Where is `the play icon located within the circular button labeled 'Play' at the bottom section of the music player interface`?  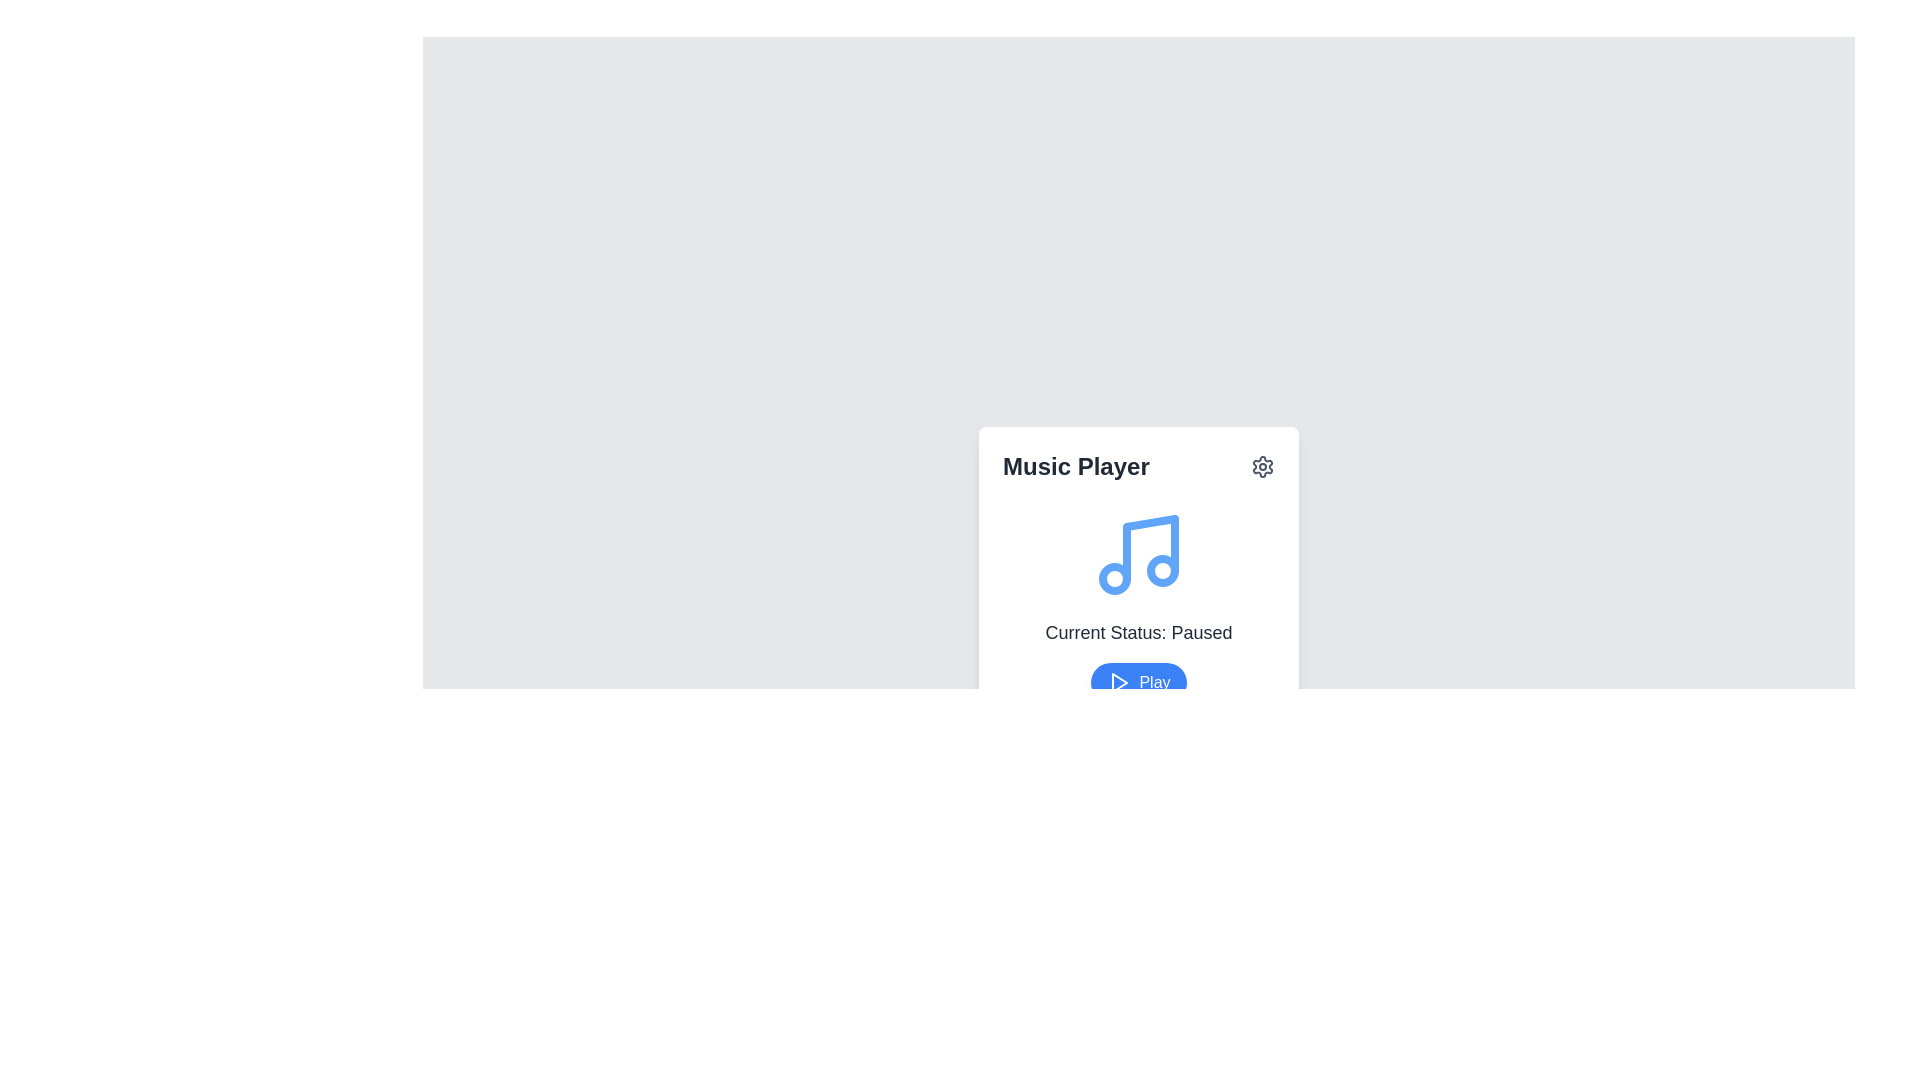
the play icon located within the circular button labeled 'Play' at the bottom section of the music player interface is located at coordinates (1118, 681).